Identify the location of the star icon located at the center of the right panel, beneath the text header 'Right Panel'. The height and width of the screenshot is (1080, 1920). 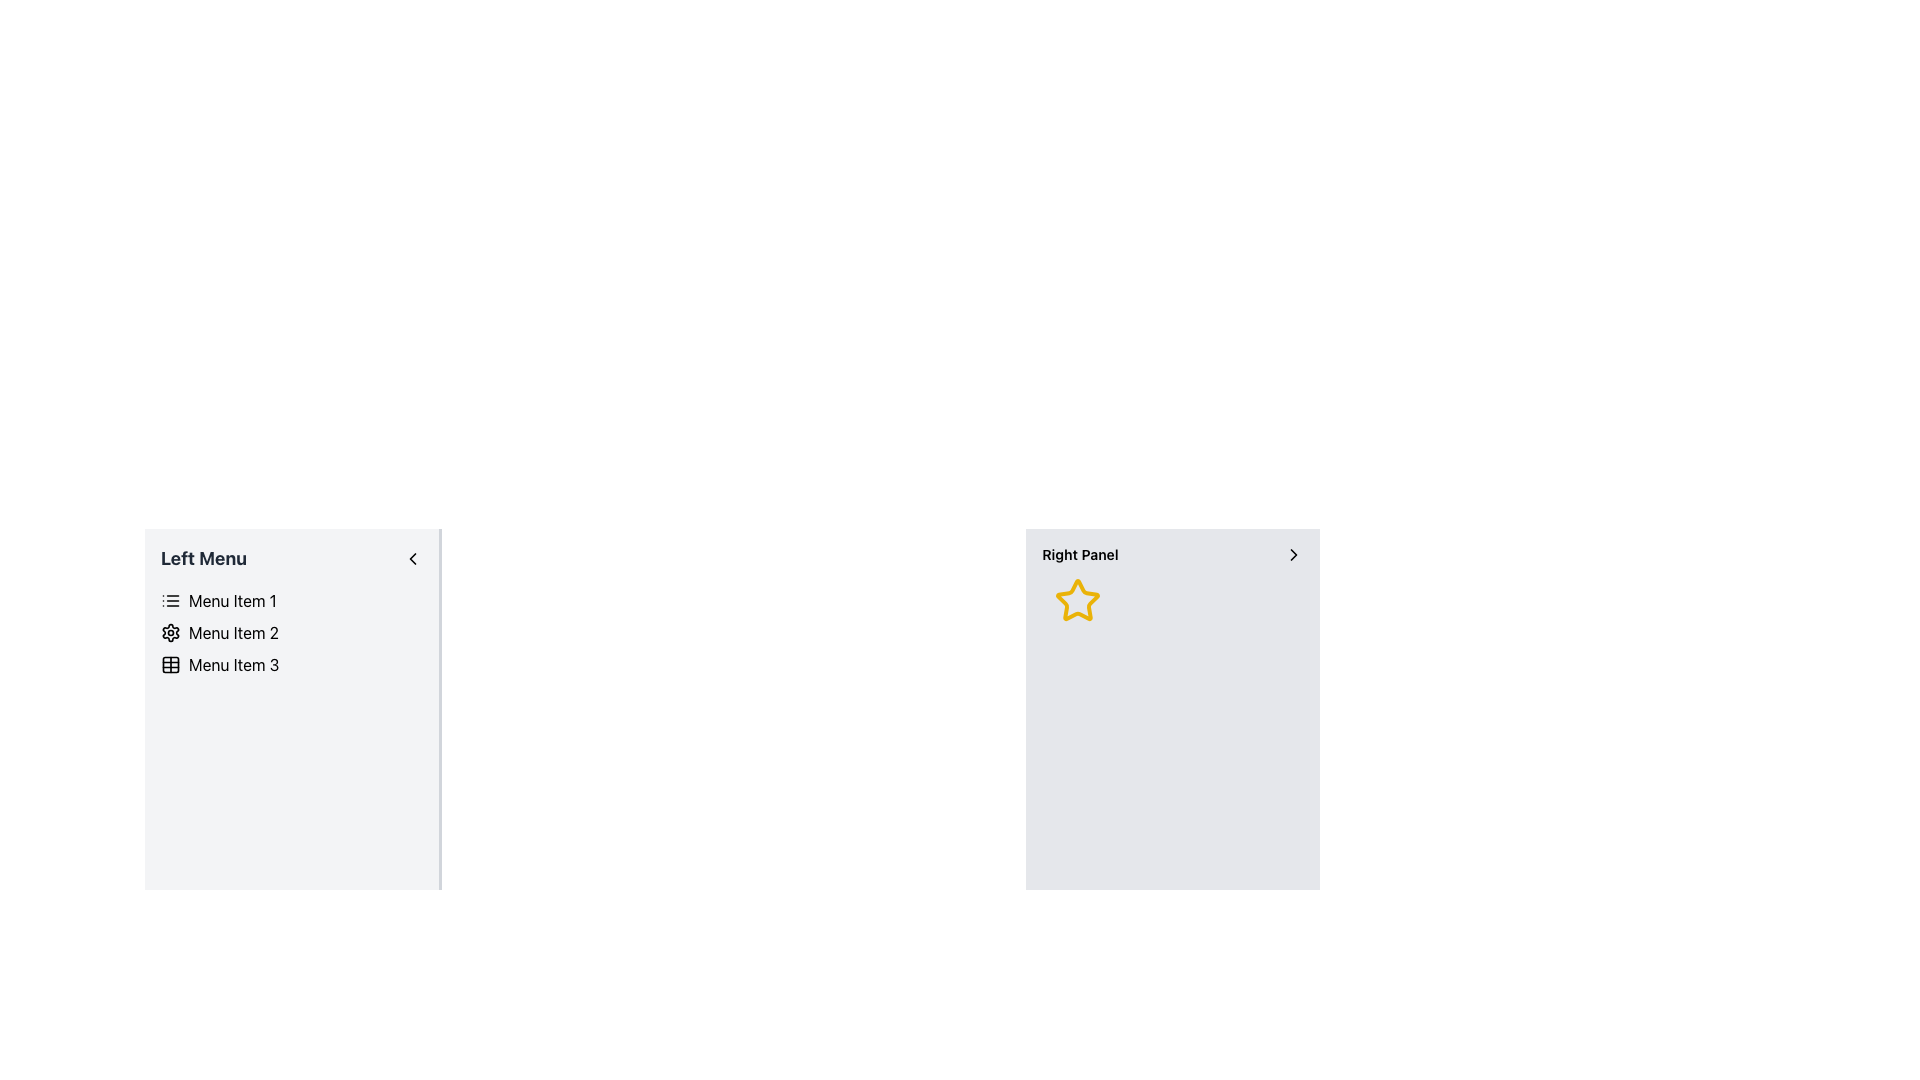
(1077, 600).